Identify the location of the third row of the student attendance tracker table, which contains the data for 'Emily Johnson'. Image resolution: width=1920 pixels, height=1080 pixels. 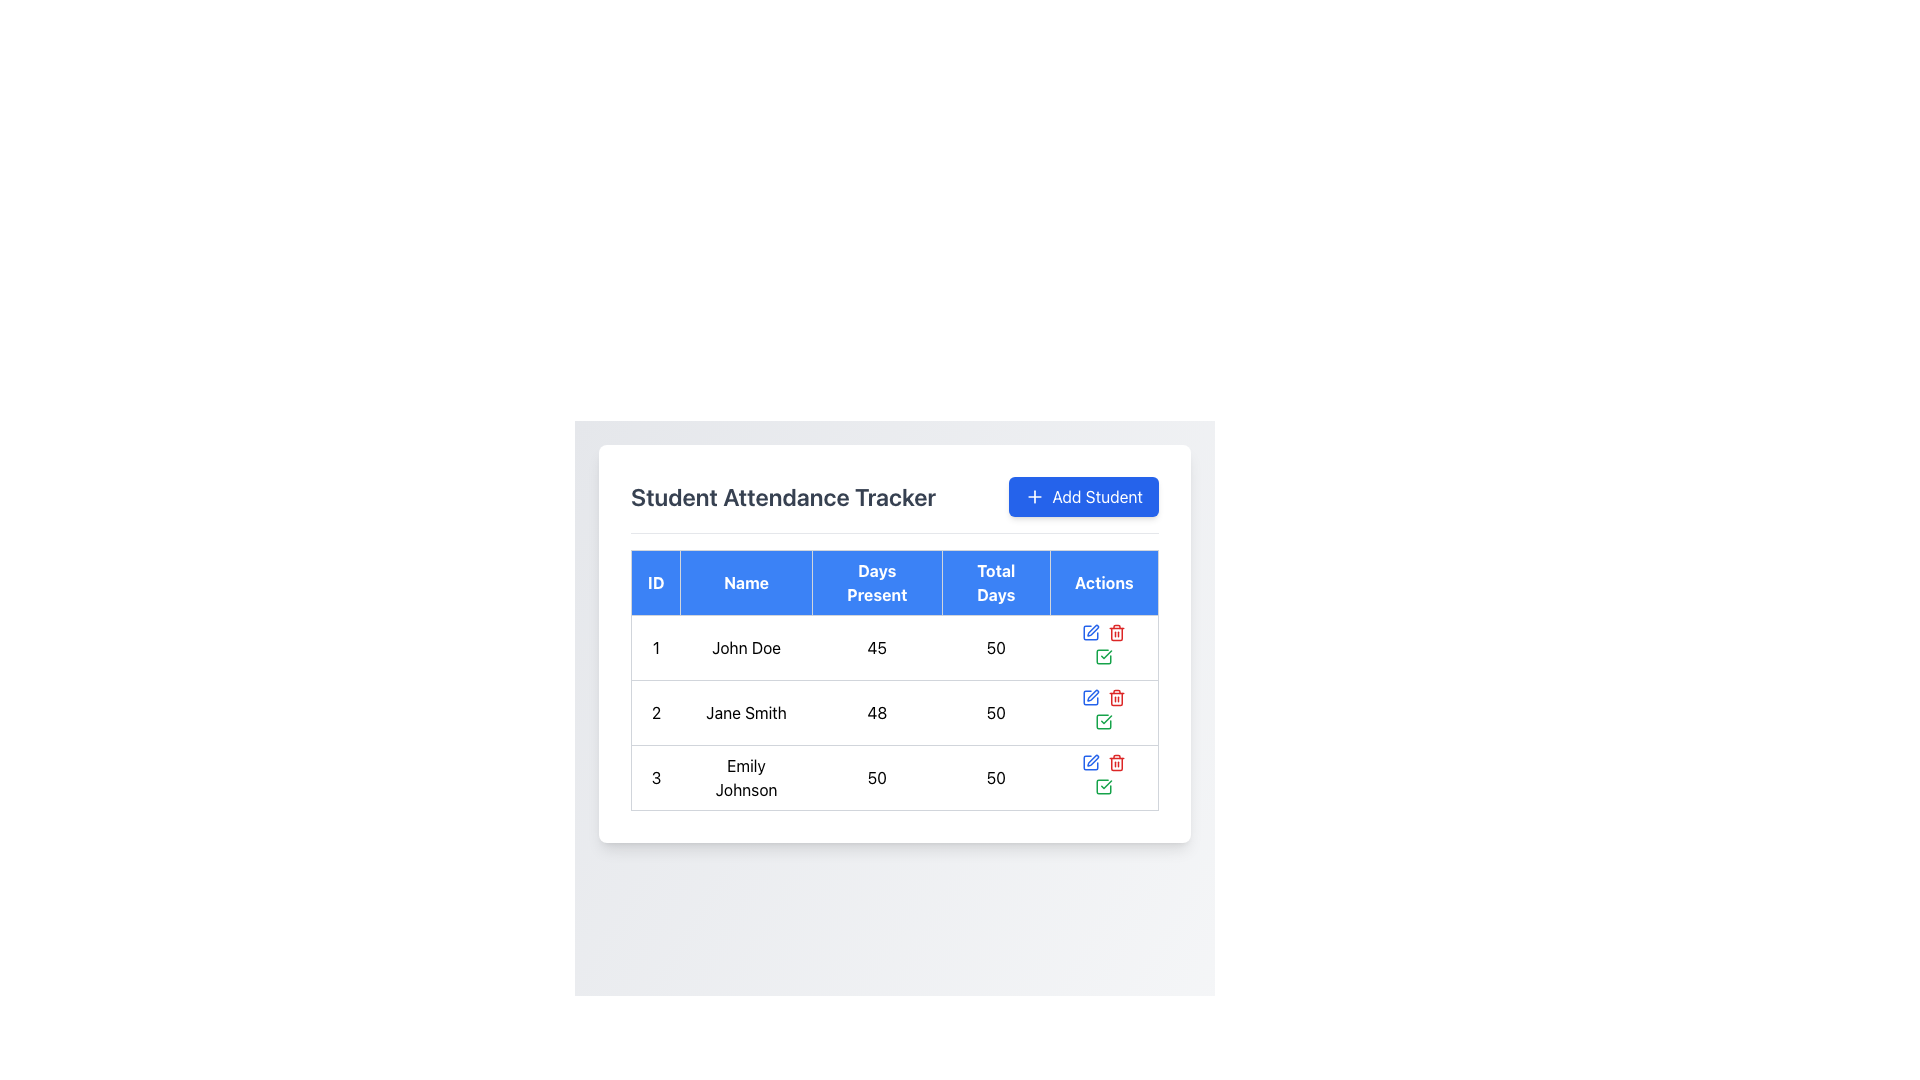
(893, 777).